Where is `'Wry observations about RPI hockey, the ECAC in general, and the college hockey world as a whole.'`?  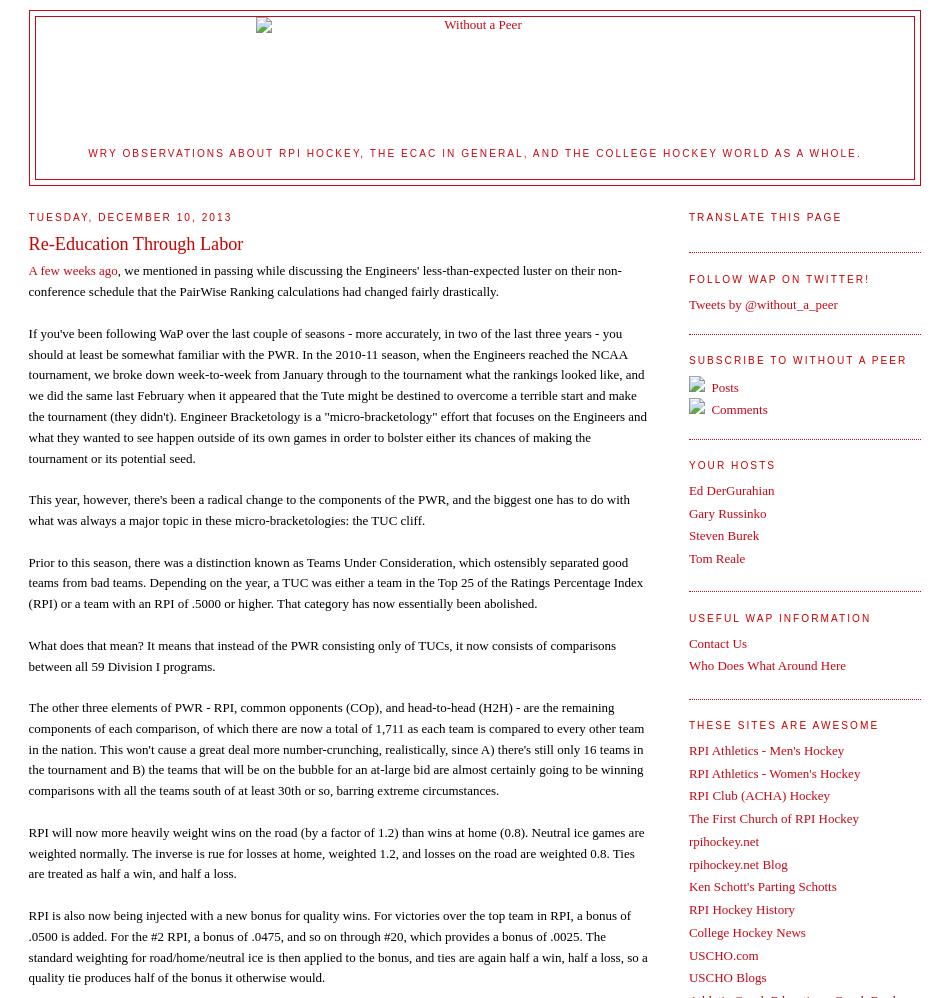 'Wry observations about RPI hockey, the ECAC in general, and the college hockey world as a whole.' is located at coordinates (473, 152).